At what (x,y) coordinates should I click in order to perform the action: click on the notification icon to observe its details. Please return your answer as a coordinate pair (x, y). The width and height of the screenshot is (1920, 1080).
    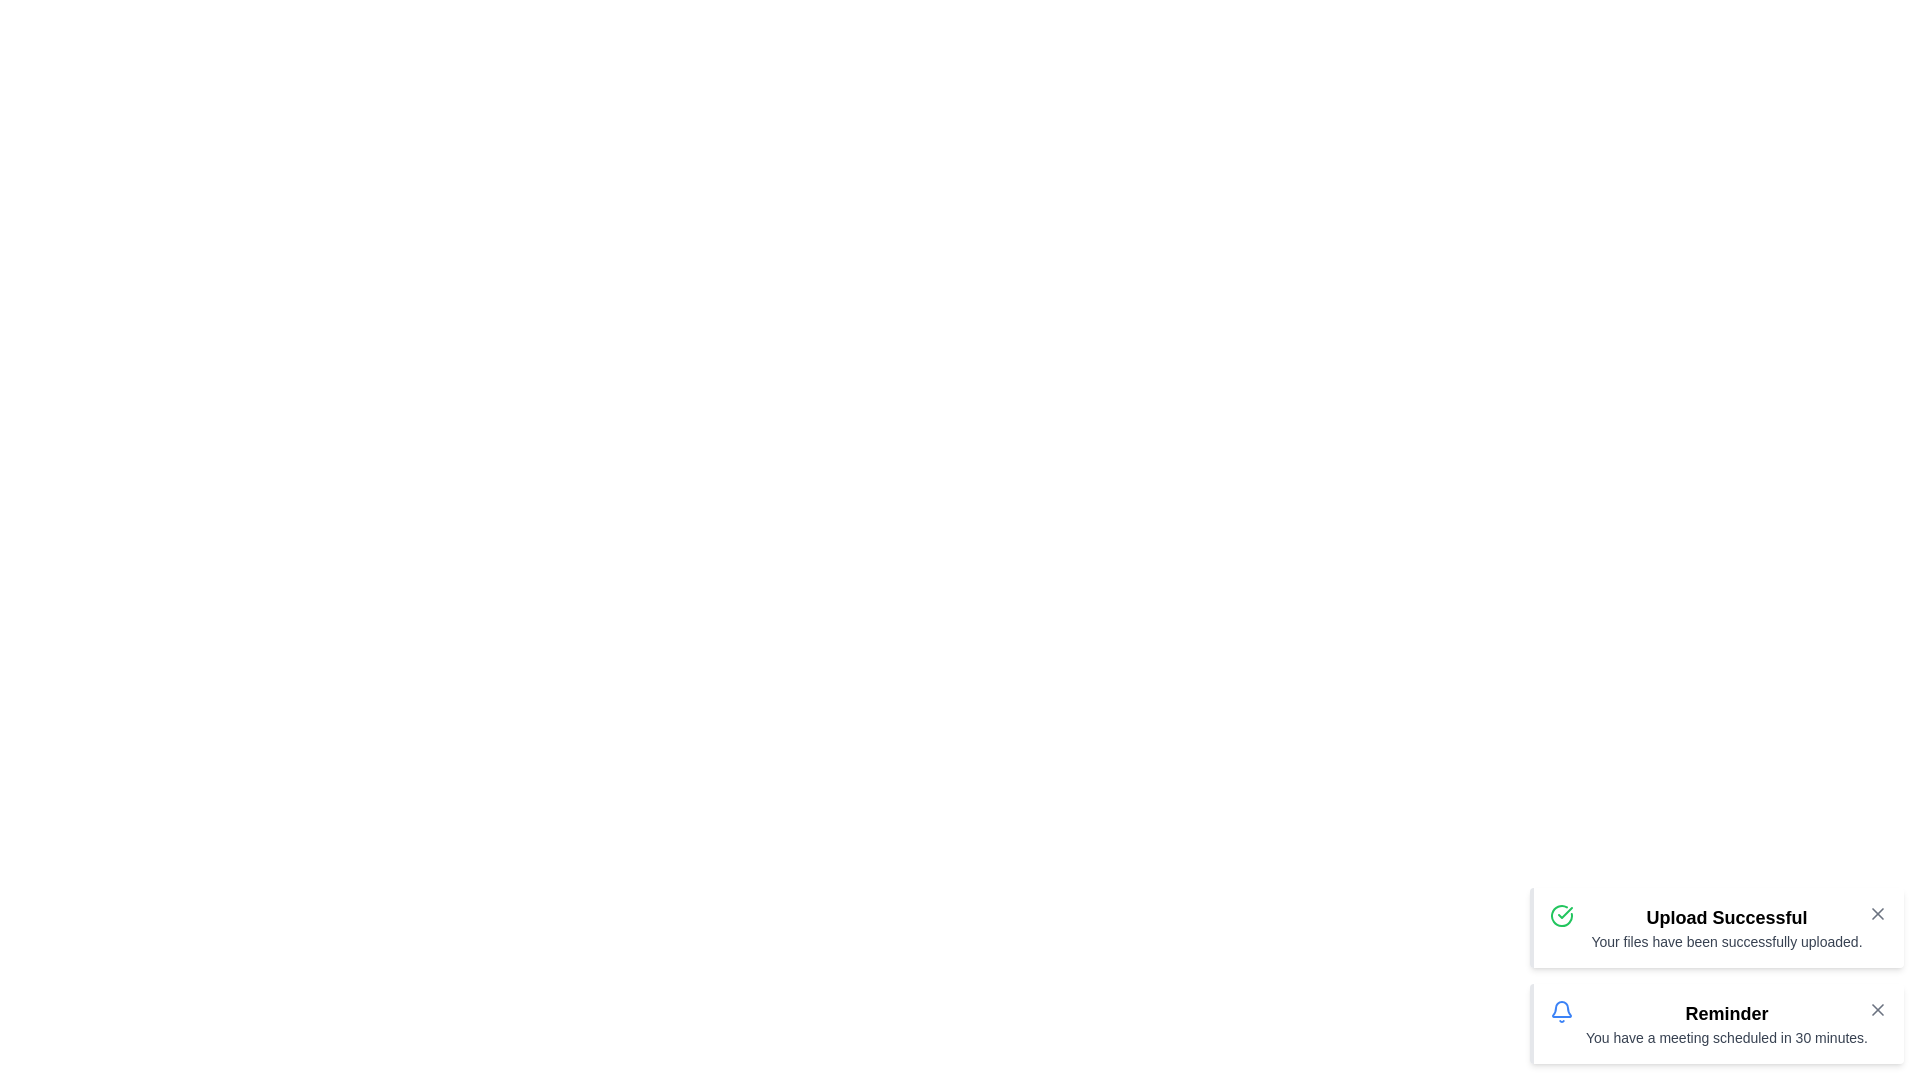
    Looking at the image, I should click on (1560, 1011).